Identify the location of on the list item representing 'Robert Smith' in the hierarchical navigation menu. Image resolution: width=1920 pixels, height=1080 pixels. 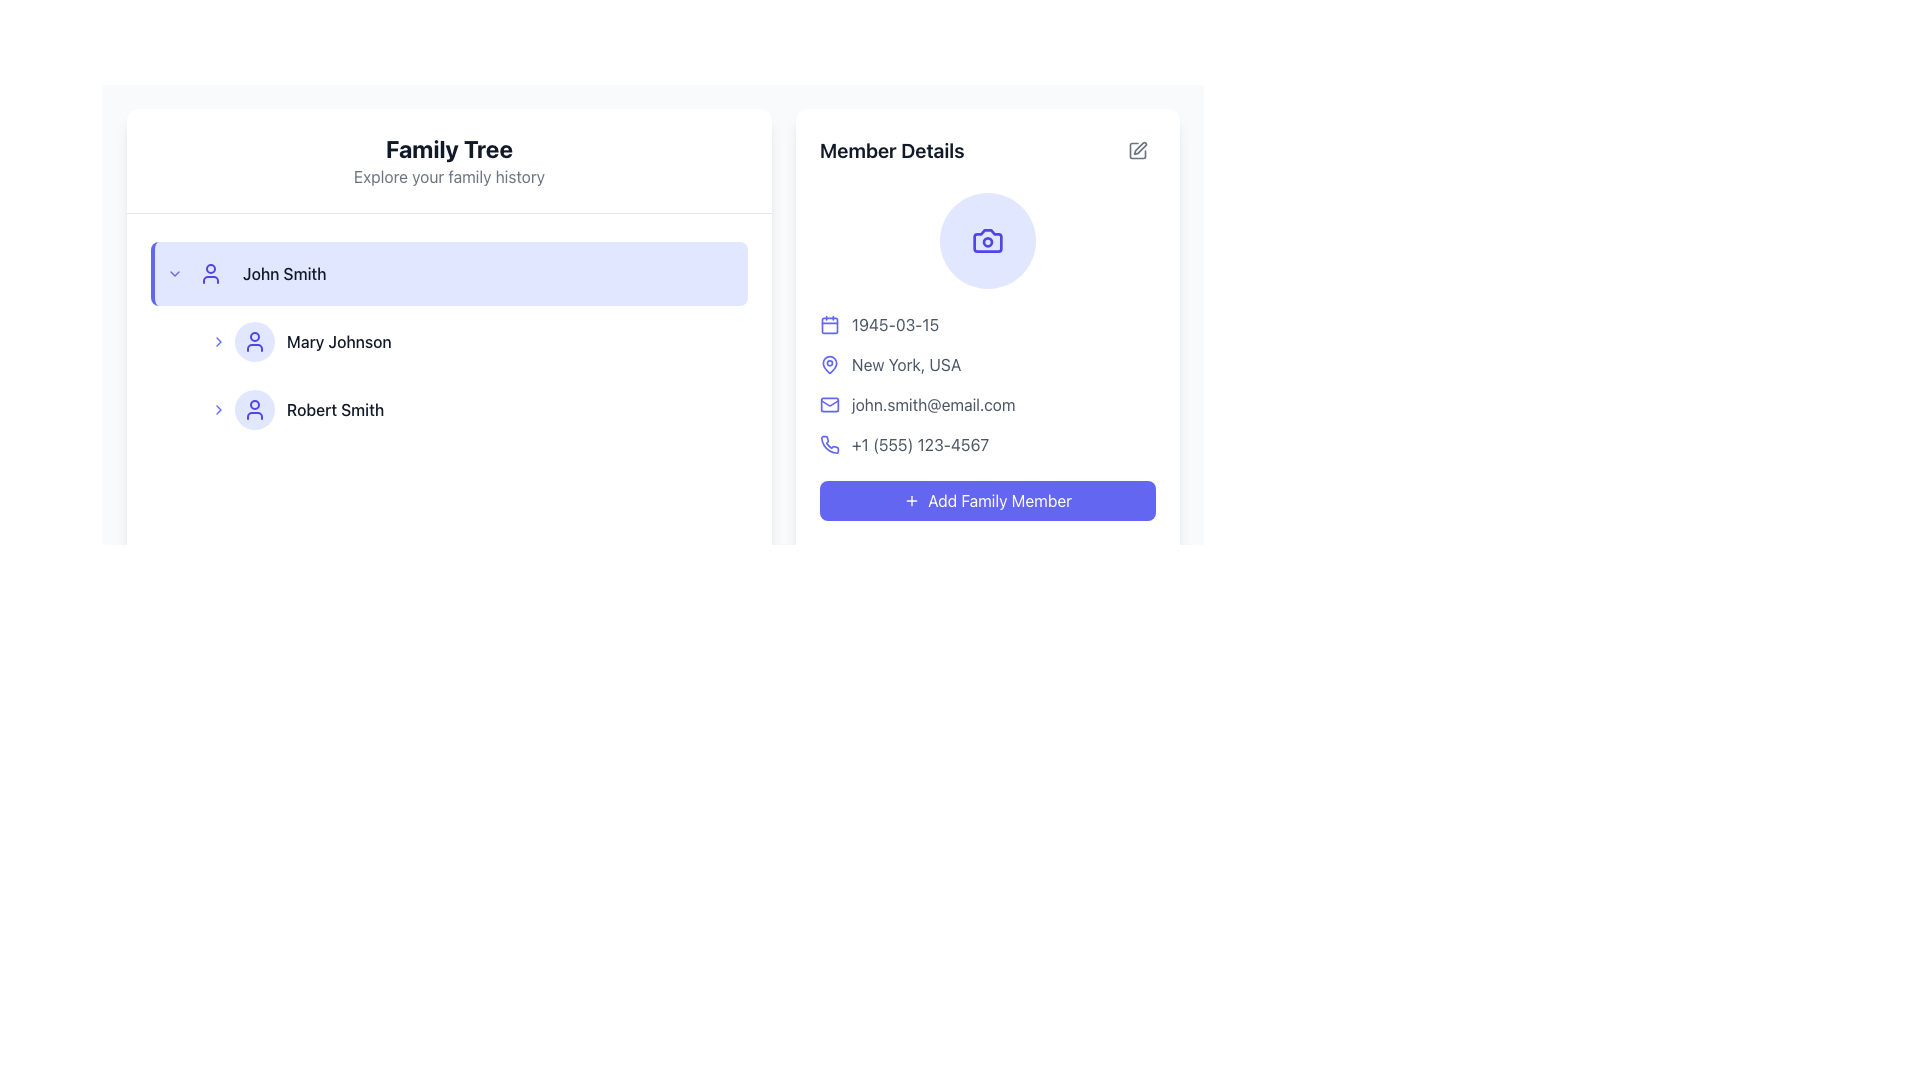
(472, 408).